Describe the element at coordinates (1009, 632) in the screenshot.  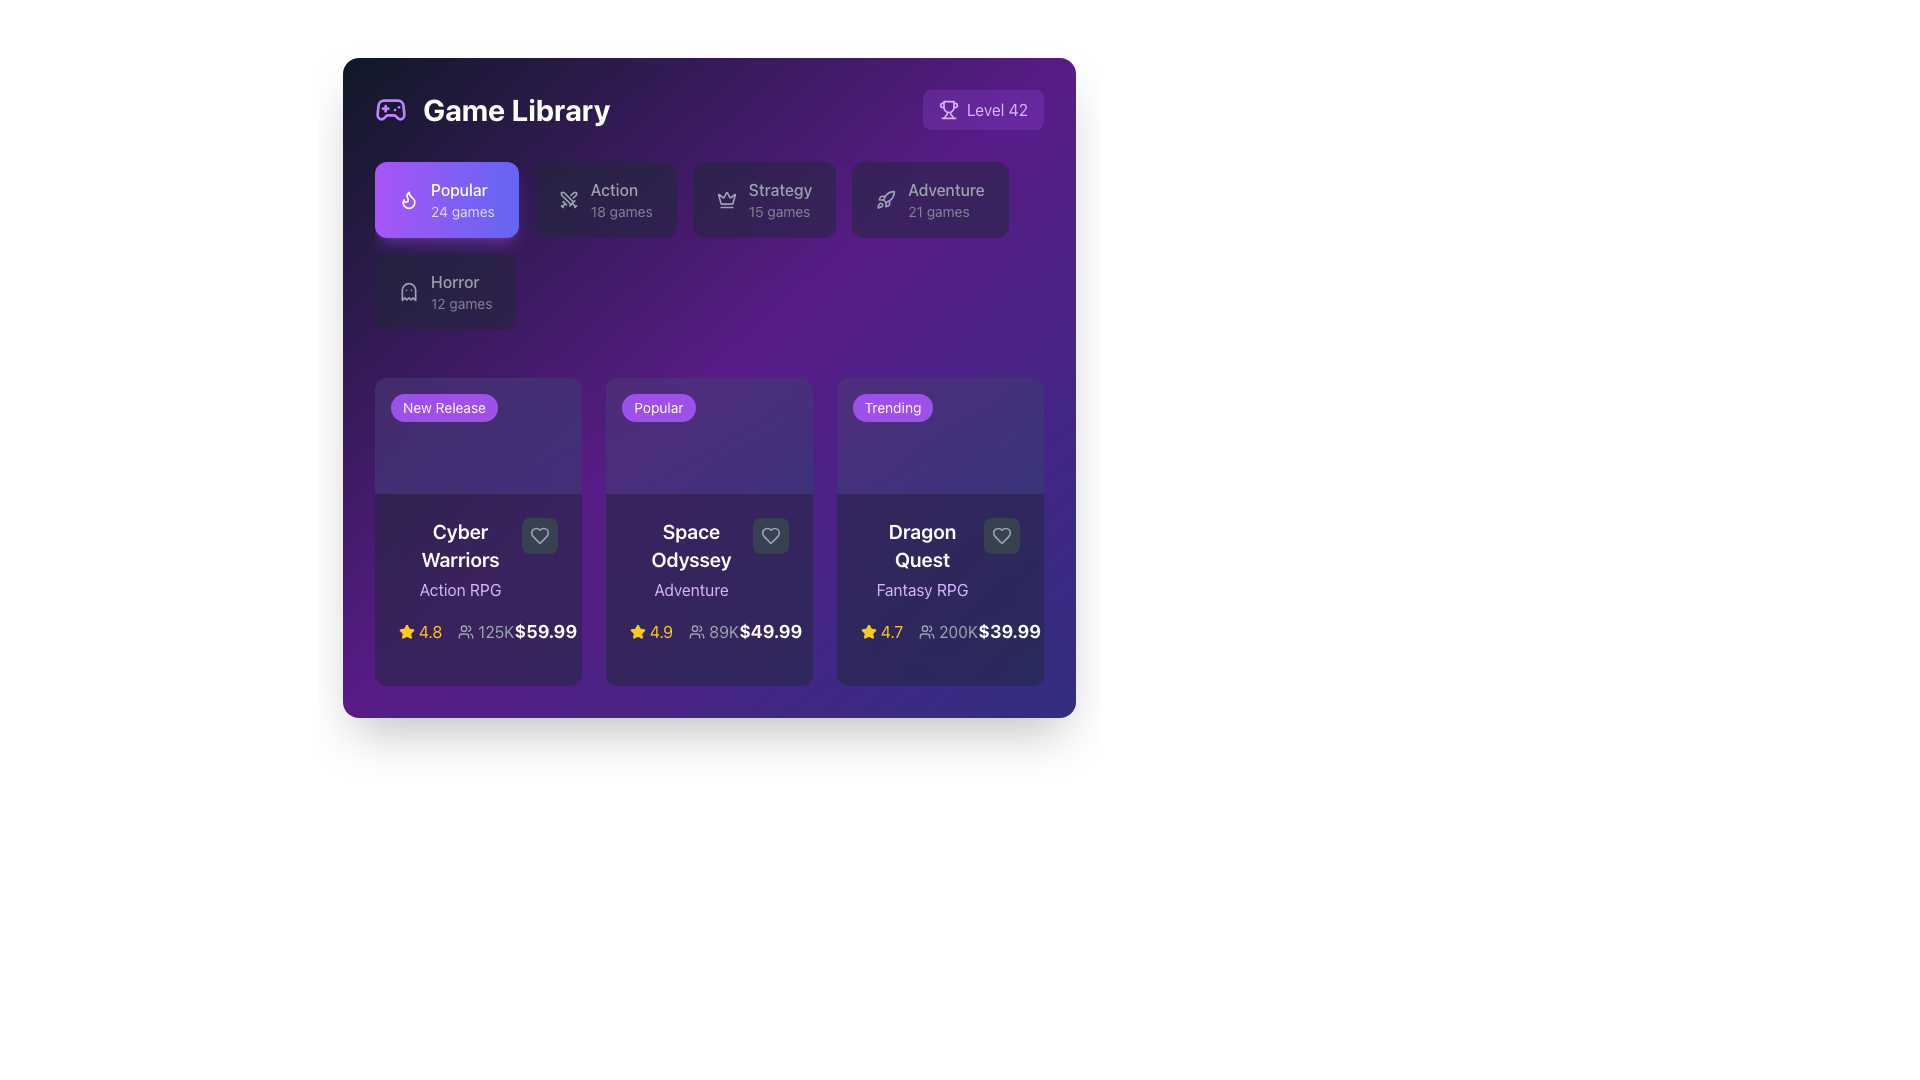
I see `price information displayed in the bottom-right corner of the third card in a three-card row layout` at that location.